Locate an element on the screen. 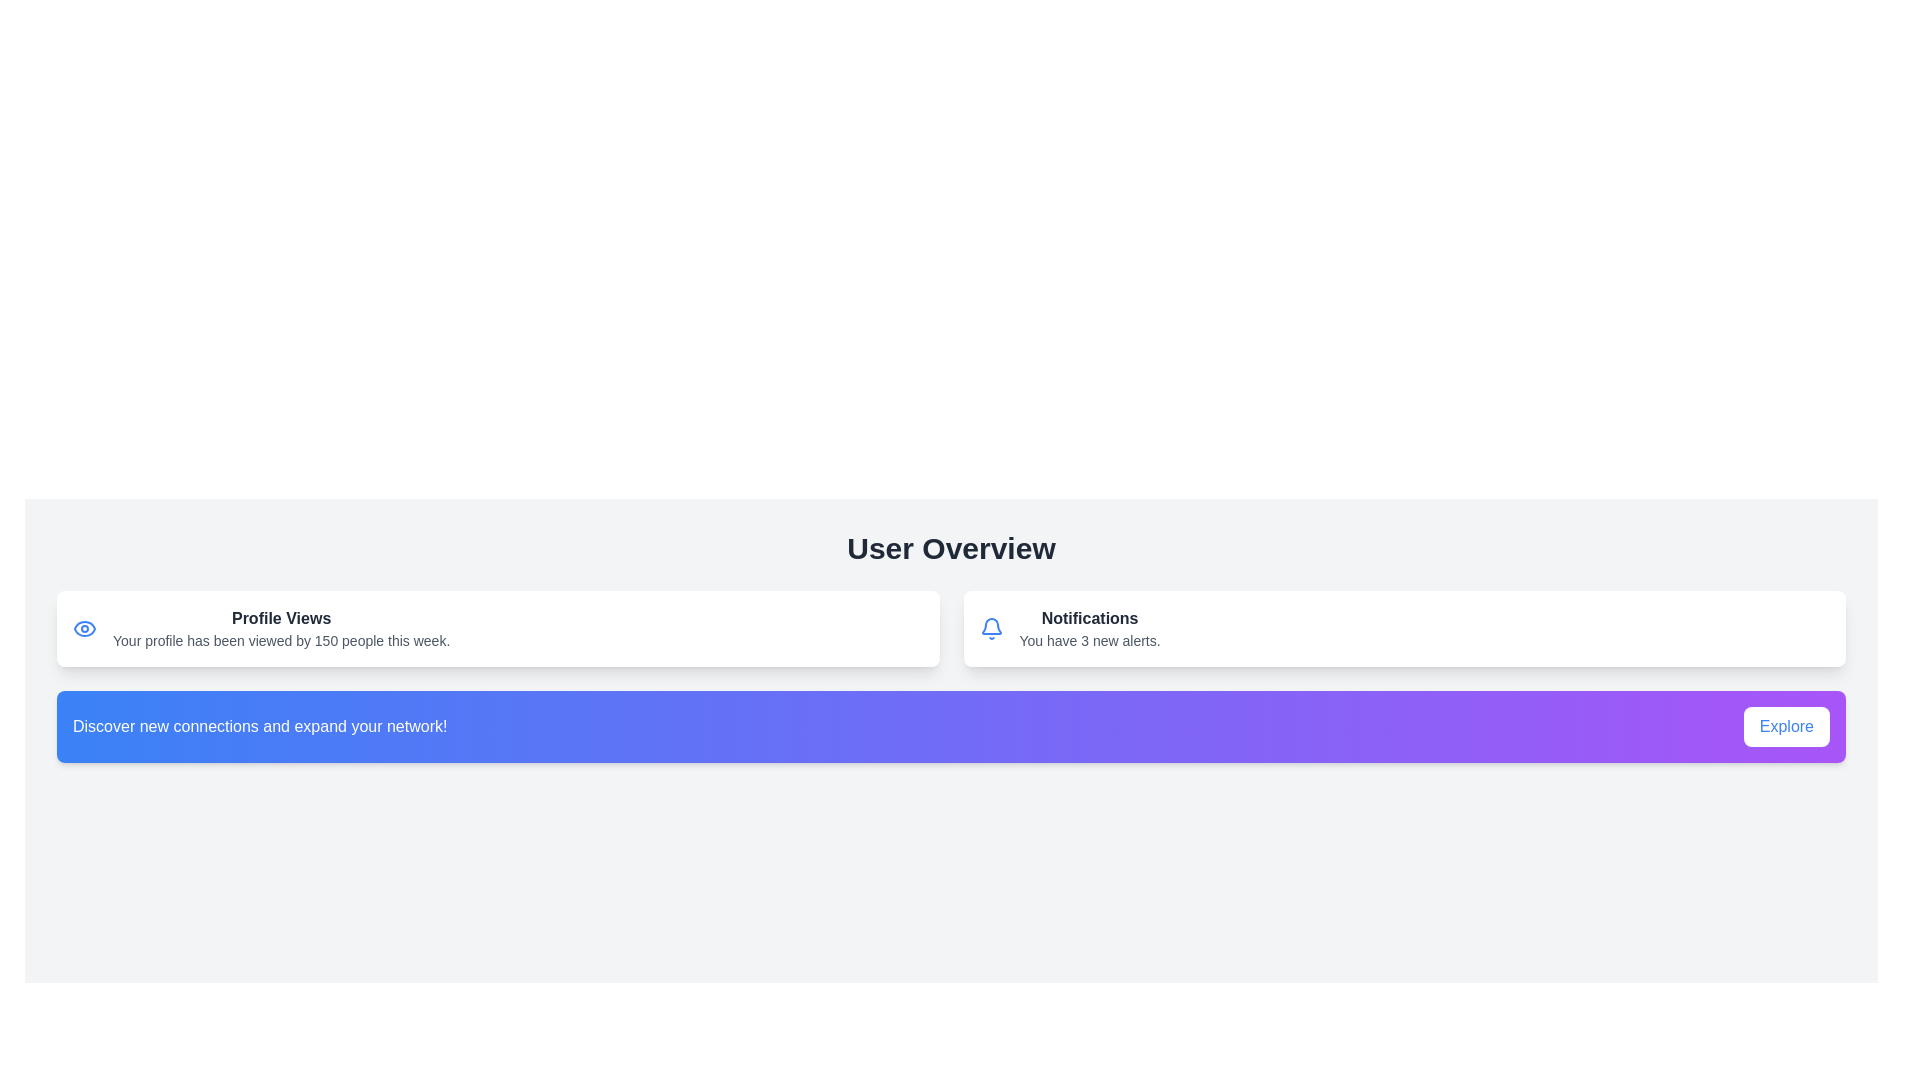 This screenshot has width=1920, height=1080. text from the Text Label that displays the count of new alerts, located in the lower section of the notifications card on the right side of the interface is located at coordinates (1088, 640).